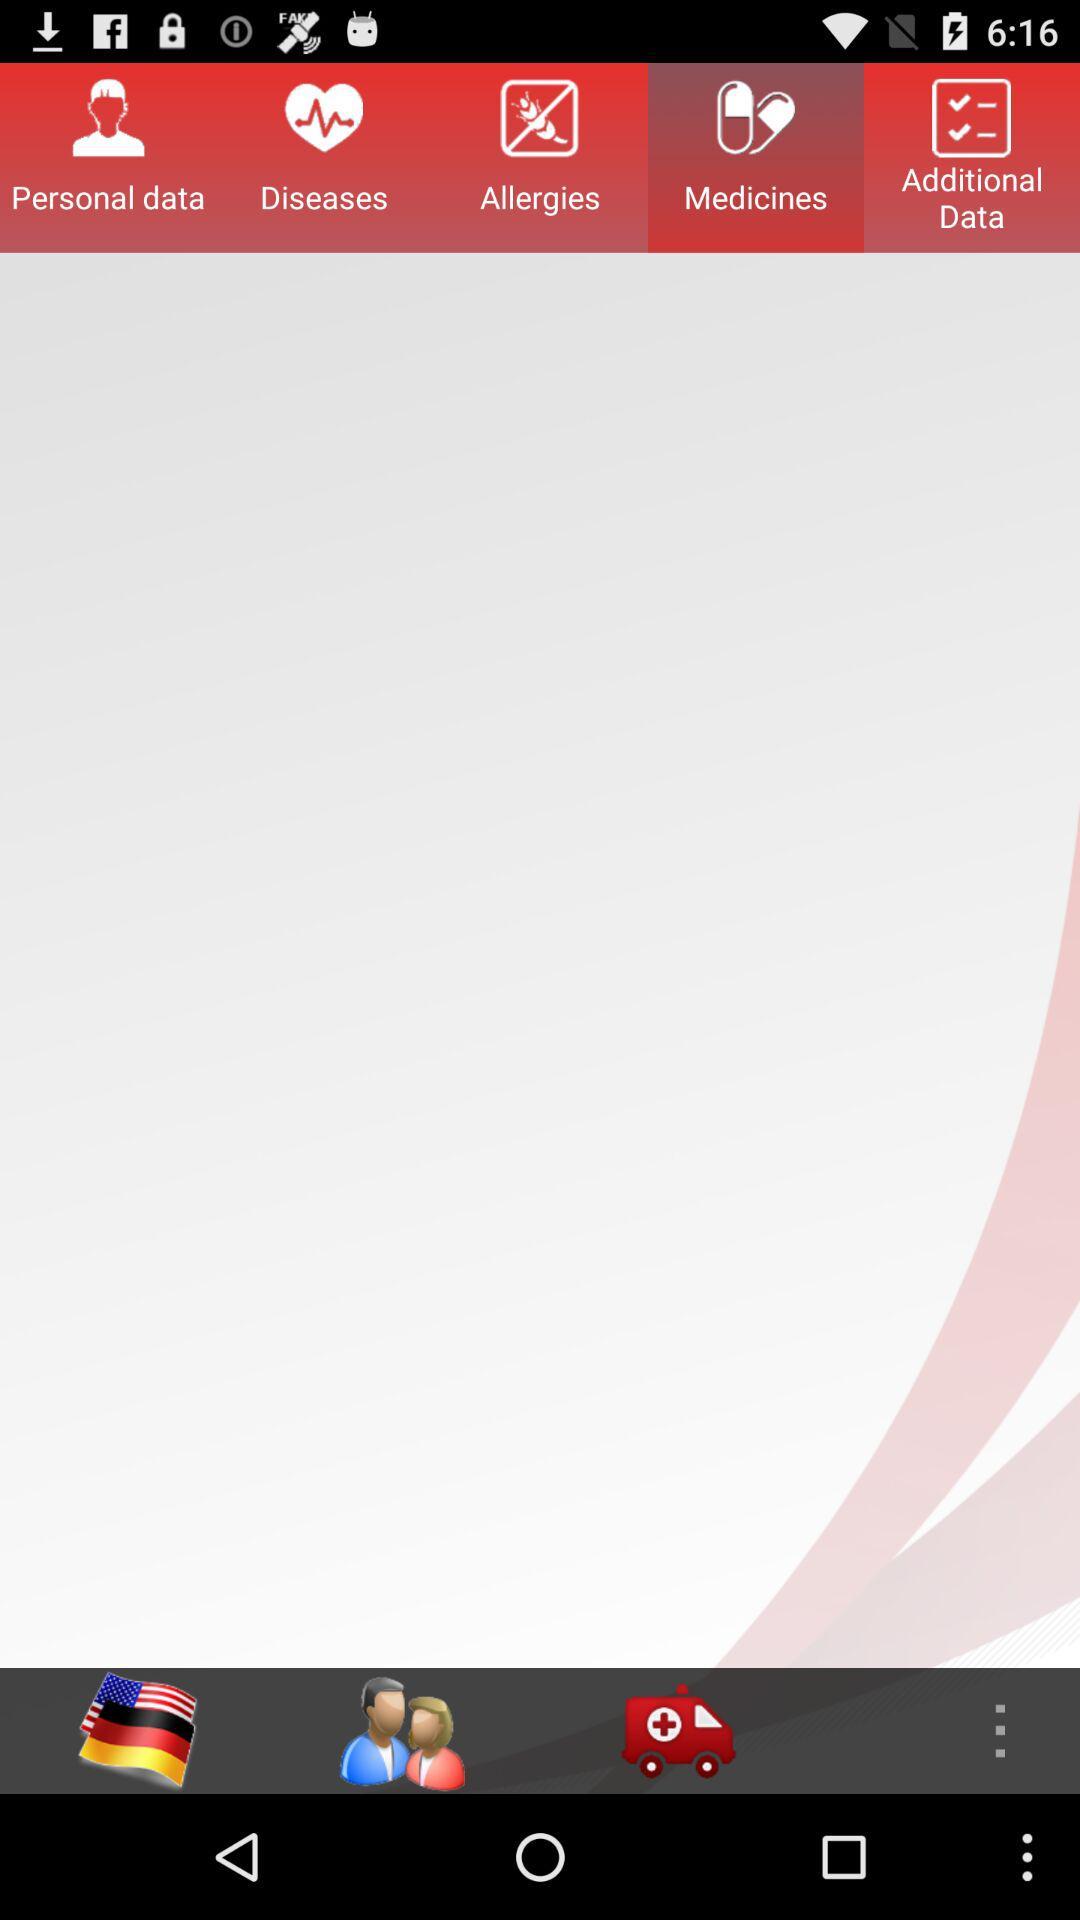 The height and width of the screenshot is (1920, 1080). I want to click on brings up interactive menu, so click(941, 1730).